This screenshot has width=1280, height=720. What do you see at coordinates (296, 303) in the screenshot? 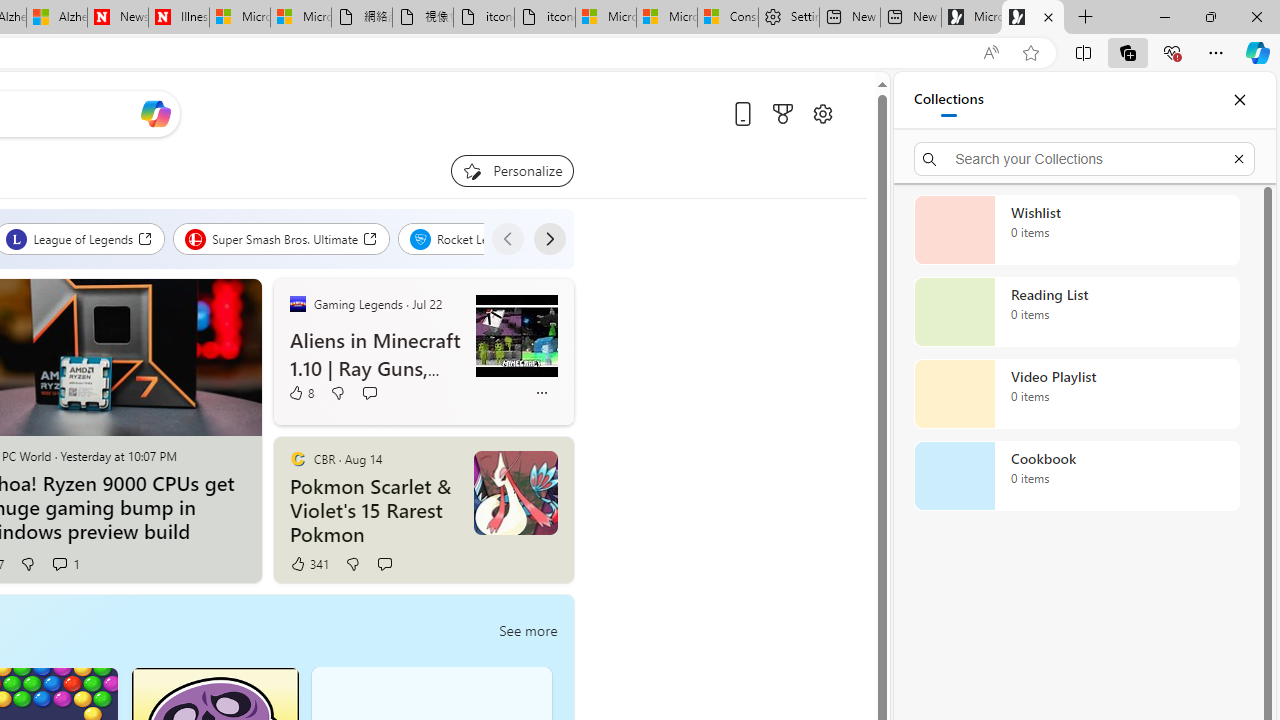
I see `'Gaming Legends'` at bounding box center [296, 303].